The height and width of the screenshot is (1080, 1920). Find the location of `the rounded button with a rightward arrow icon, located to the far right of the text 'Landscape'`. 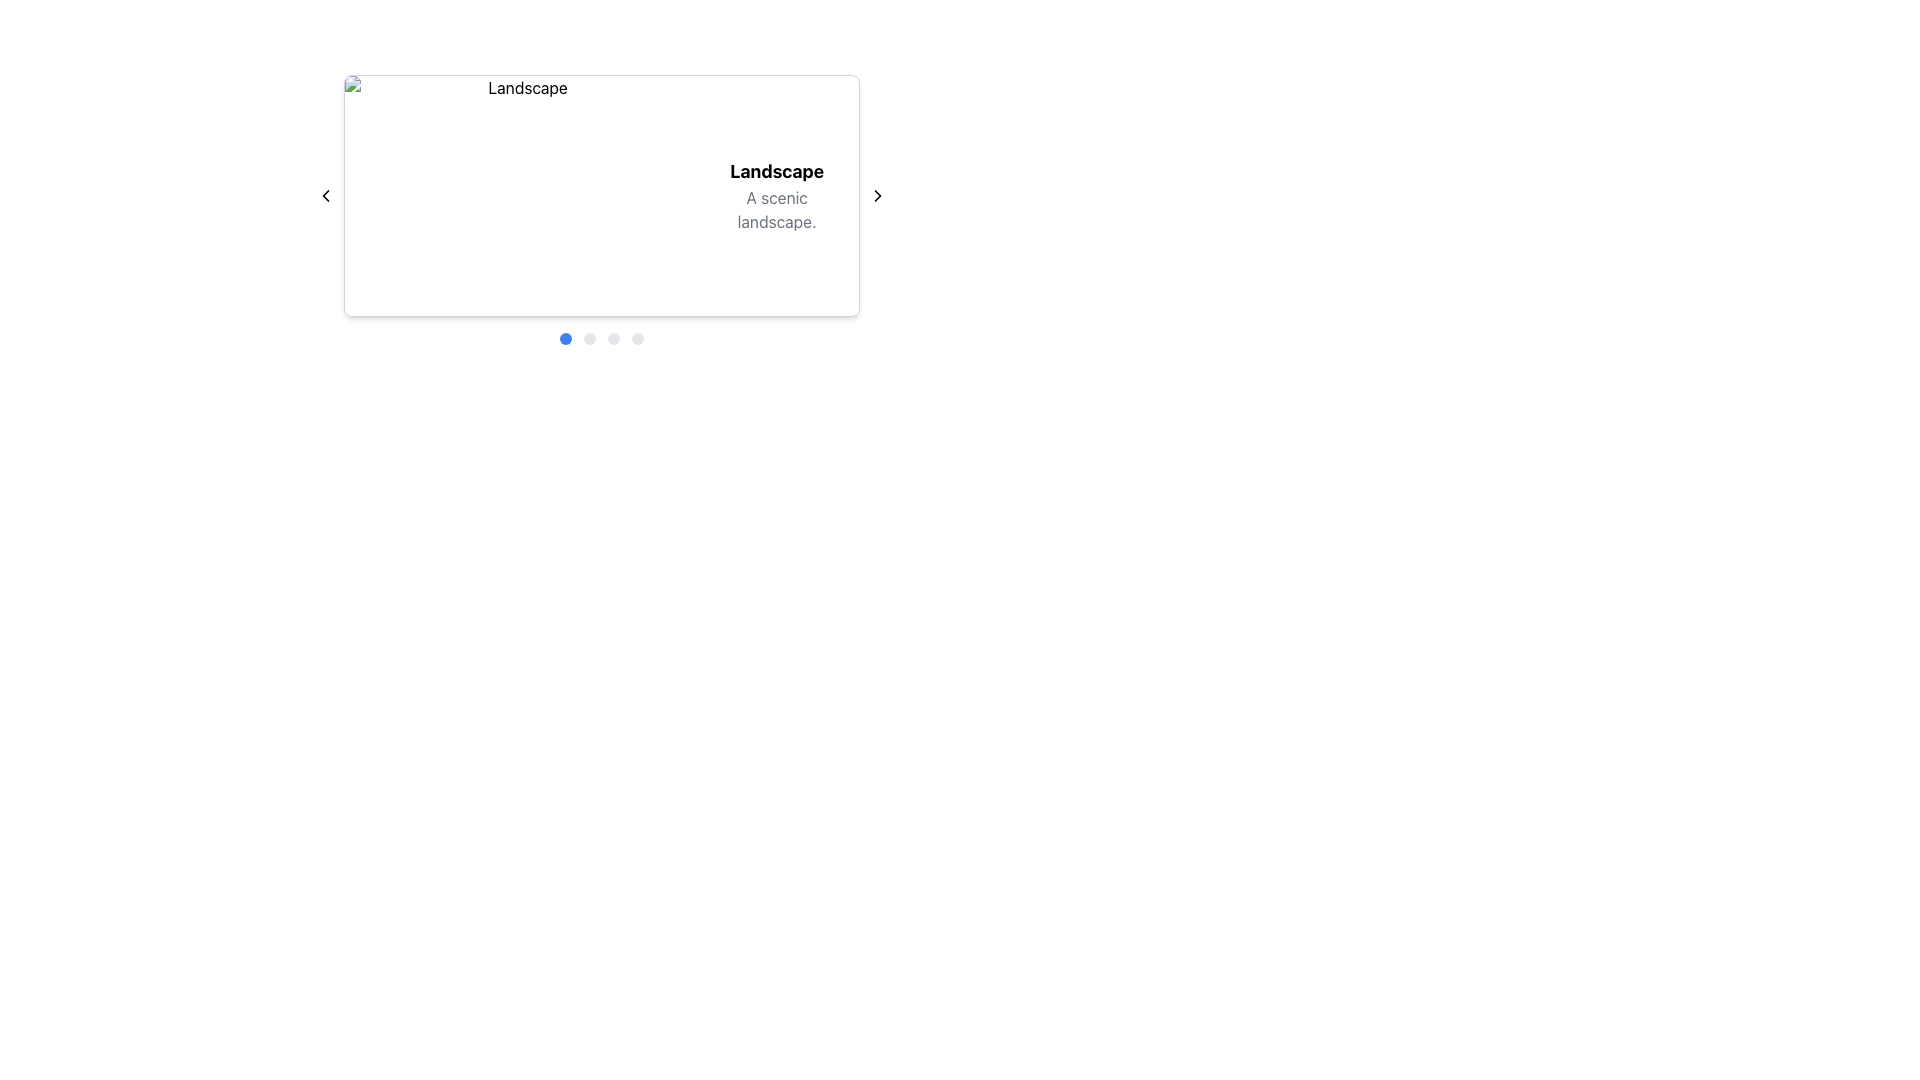

the rounded button with a rightward arrow icon, located to the far right of the text 'Landscape' is located at coordinates (878, 196).